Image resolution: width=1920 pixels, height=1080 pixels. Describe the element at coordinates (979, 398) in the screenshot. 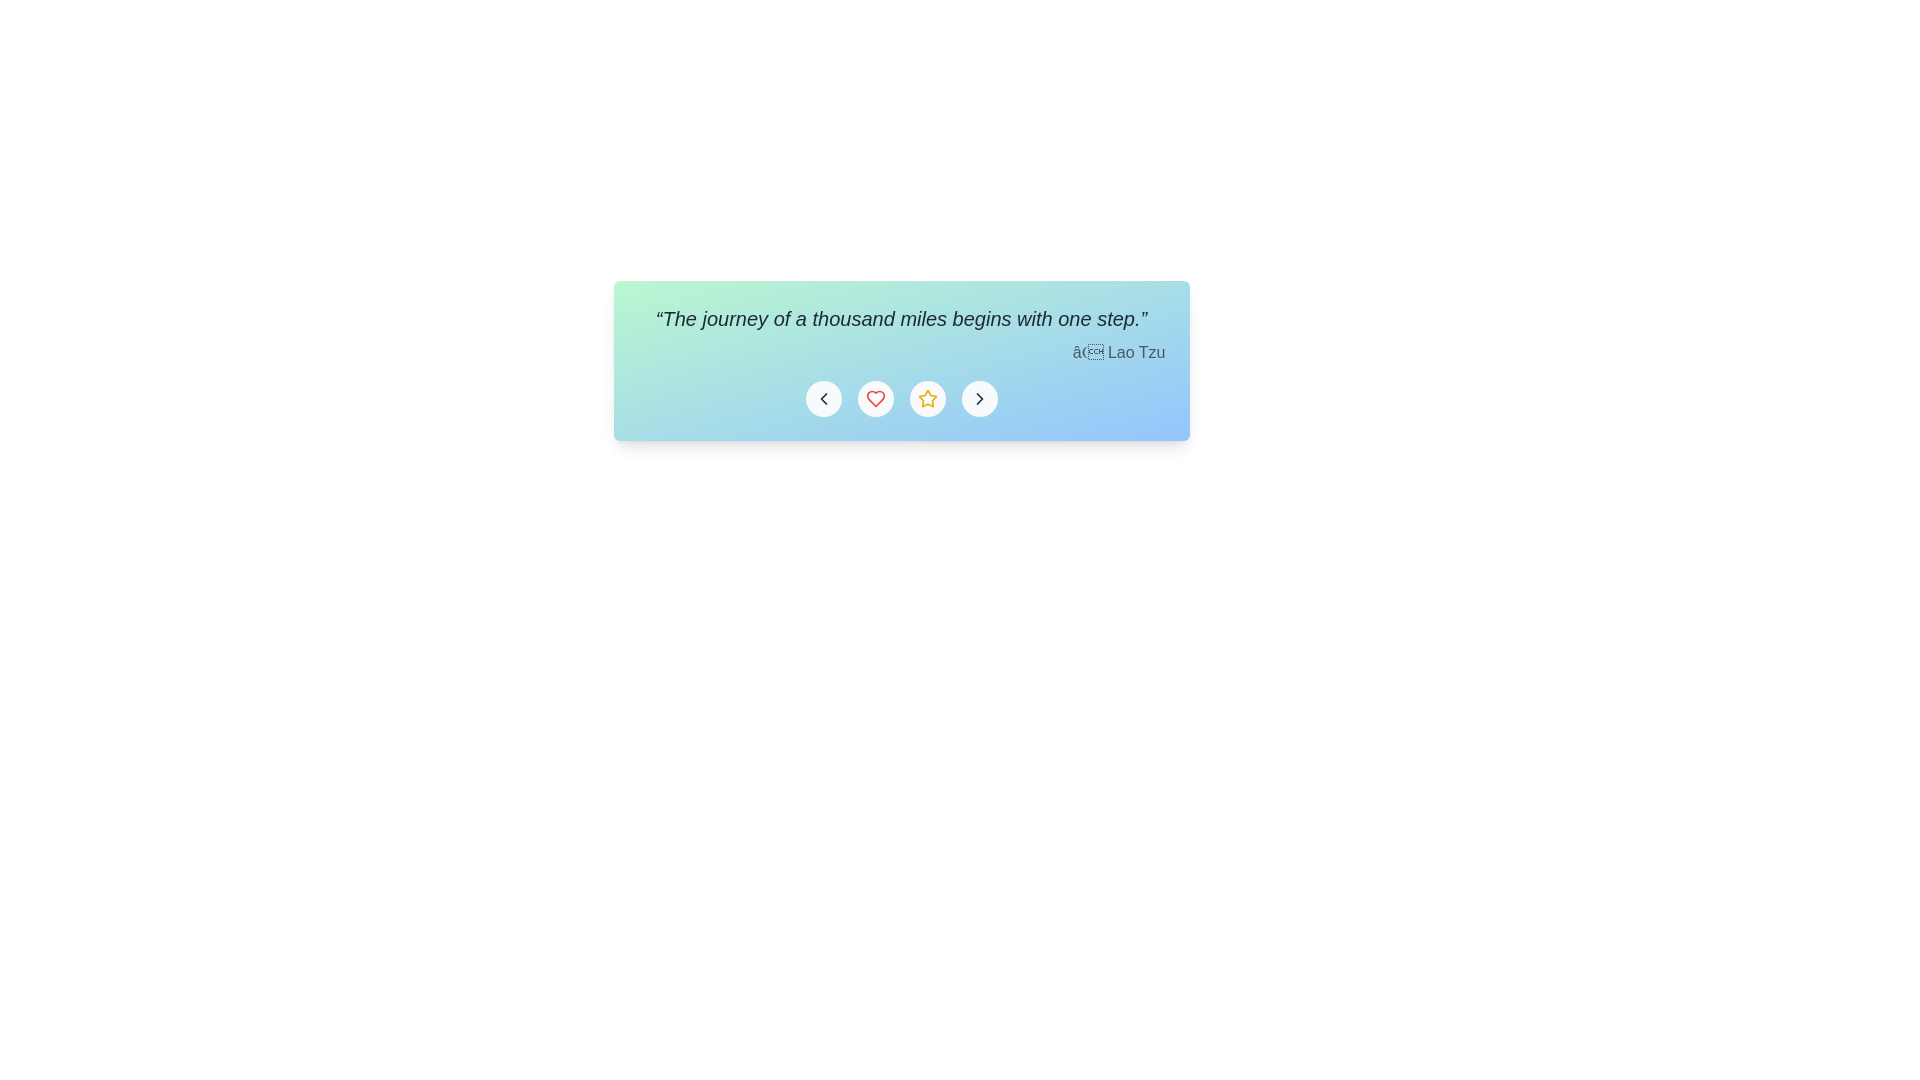

I see `the fifth circular button with a light gray background and a right-pointing chevron icon` at that location.